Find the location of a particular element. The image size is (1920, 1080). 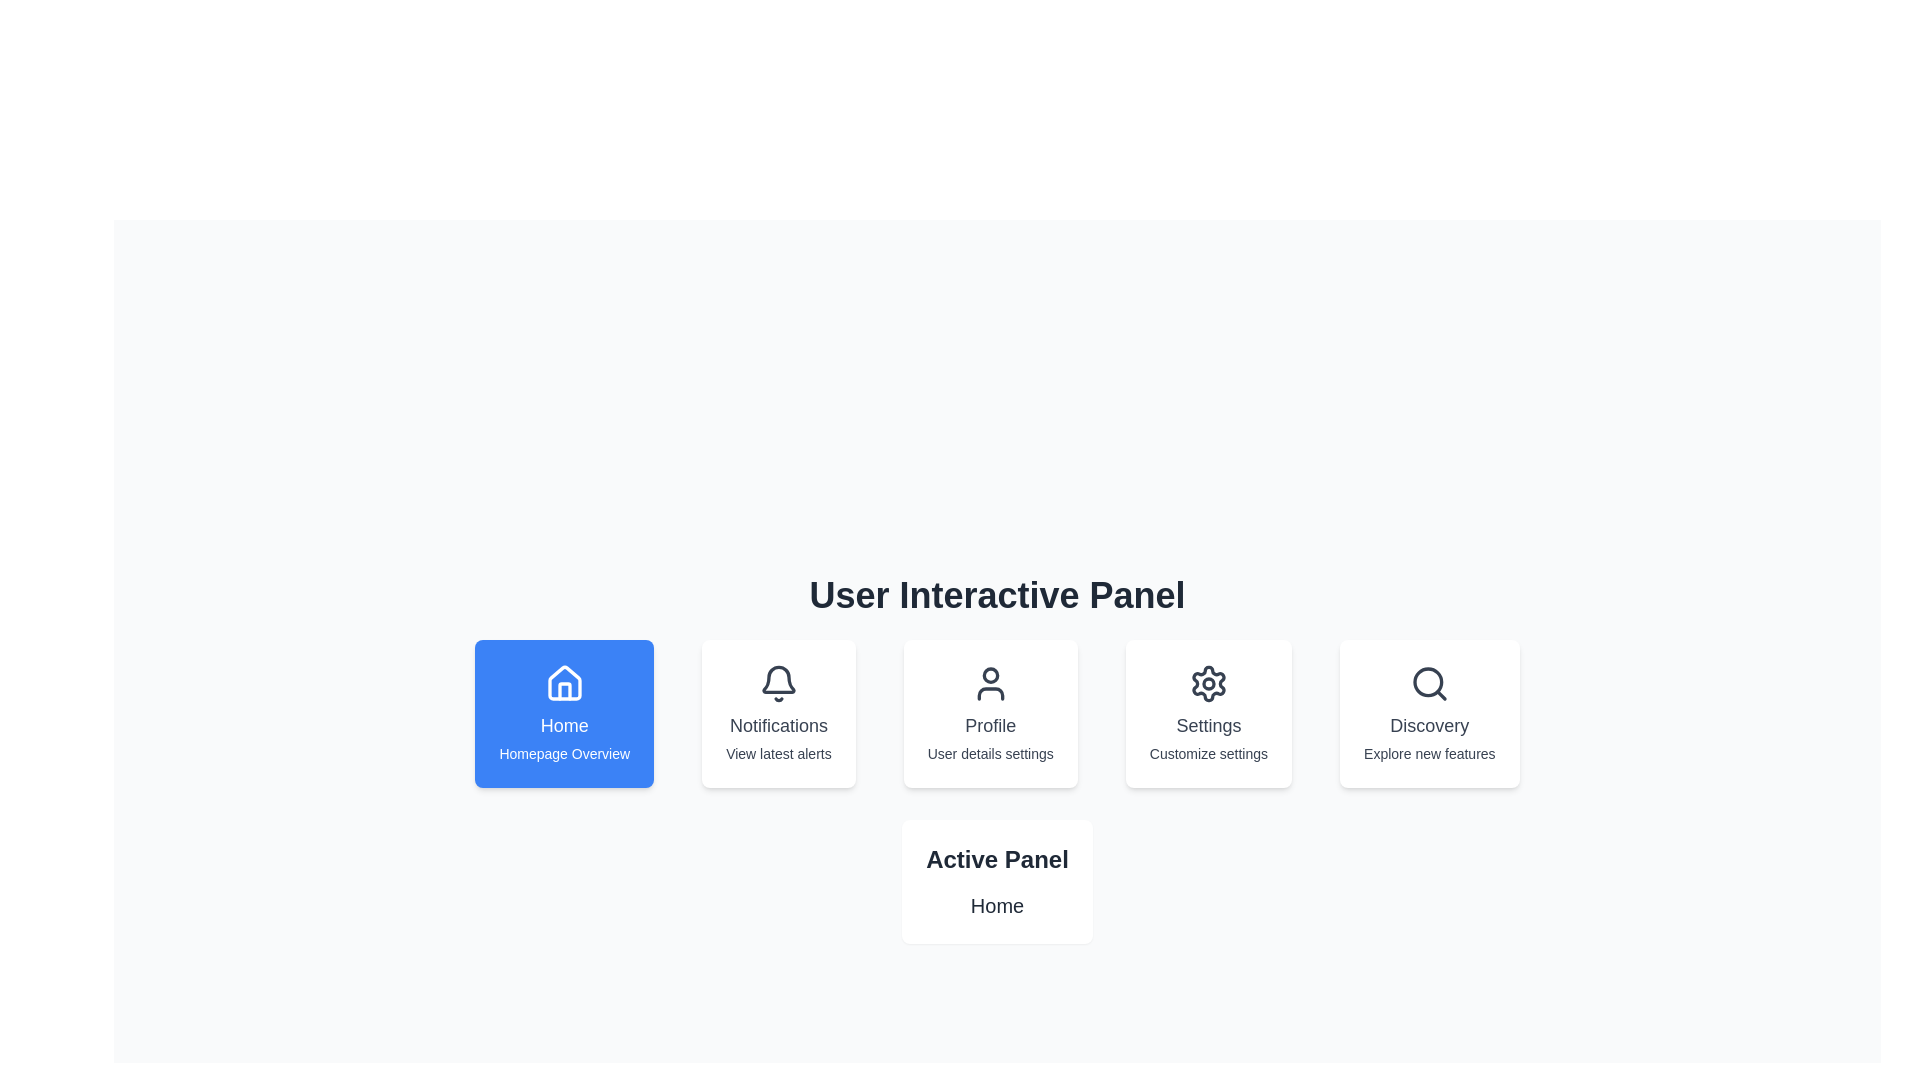

the small circular decorative element located at the center of the settings gear icon, which is directly below the 'Settings' text label is located at coordinates (1207, 682).